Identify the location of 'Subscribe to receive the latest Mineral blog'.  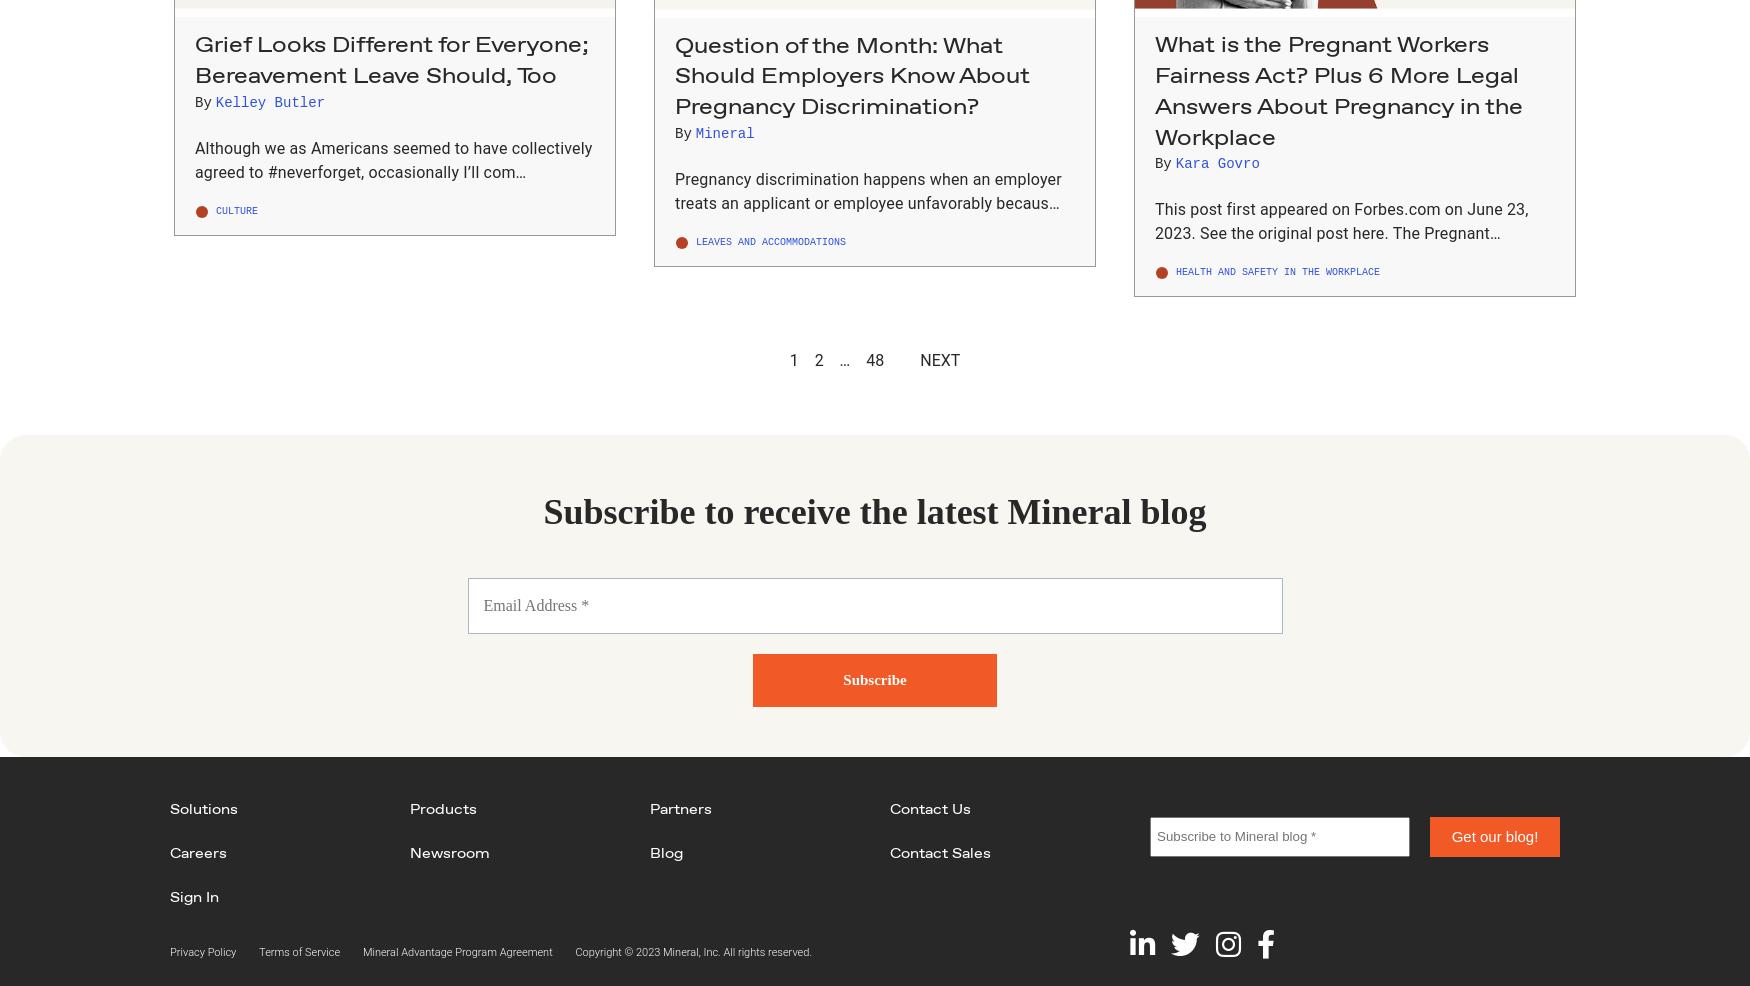
(874, 511).